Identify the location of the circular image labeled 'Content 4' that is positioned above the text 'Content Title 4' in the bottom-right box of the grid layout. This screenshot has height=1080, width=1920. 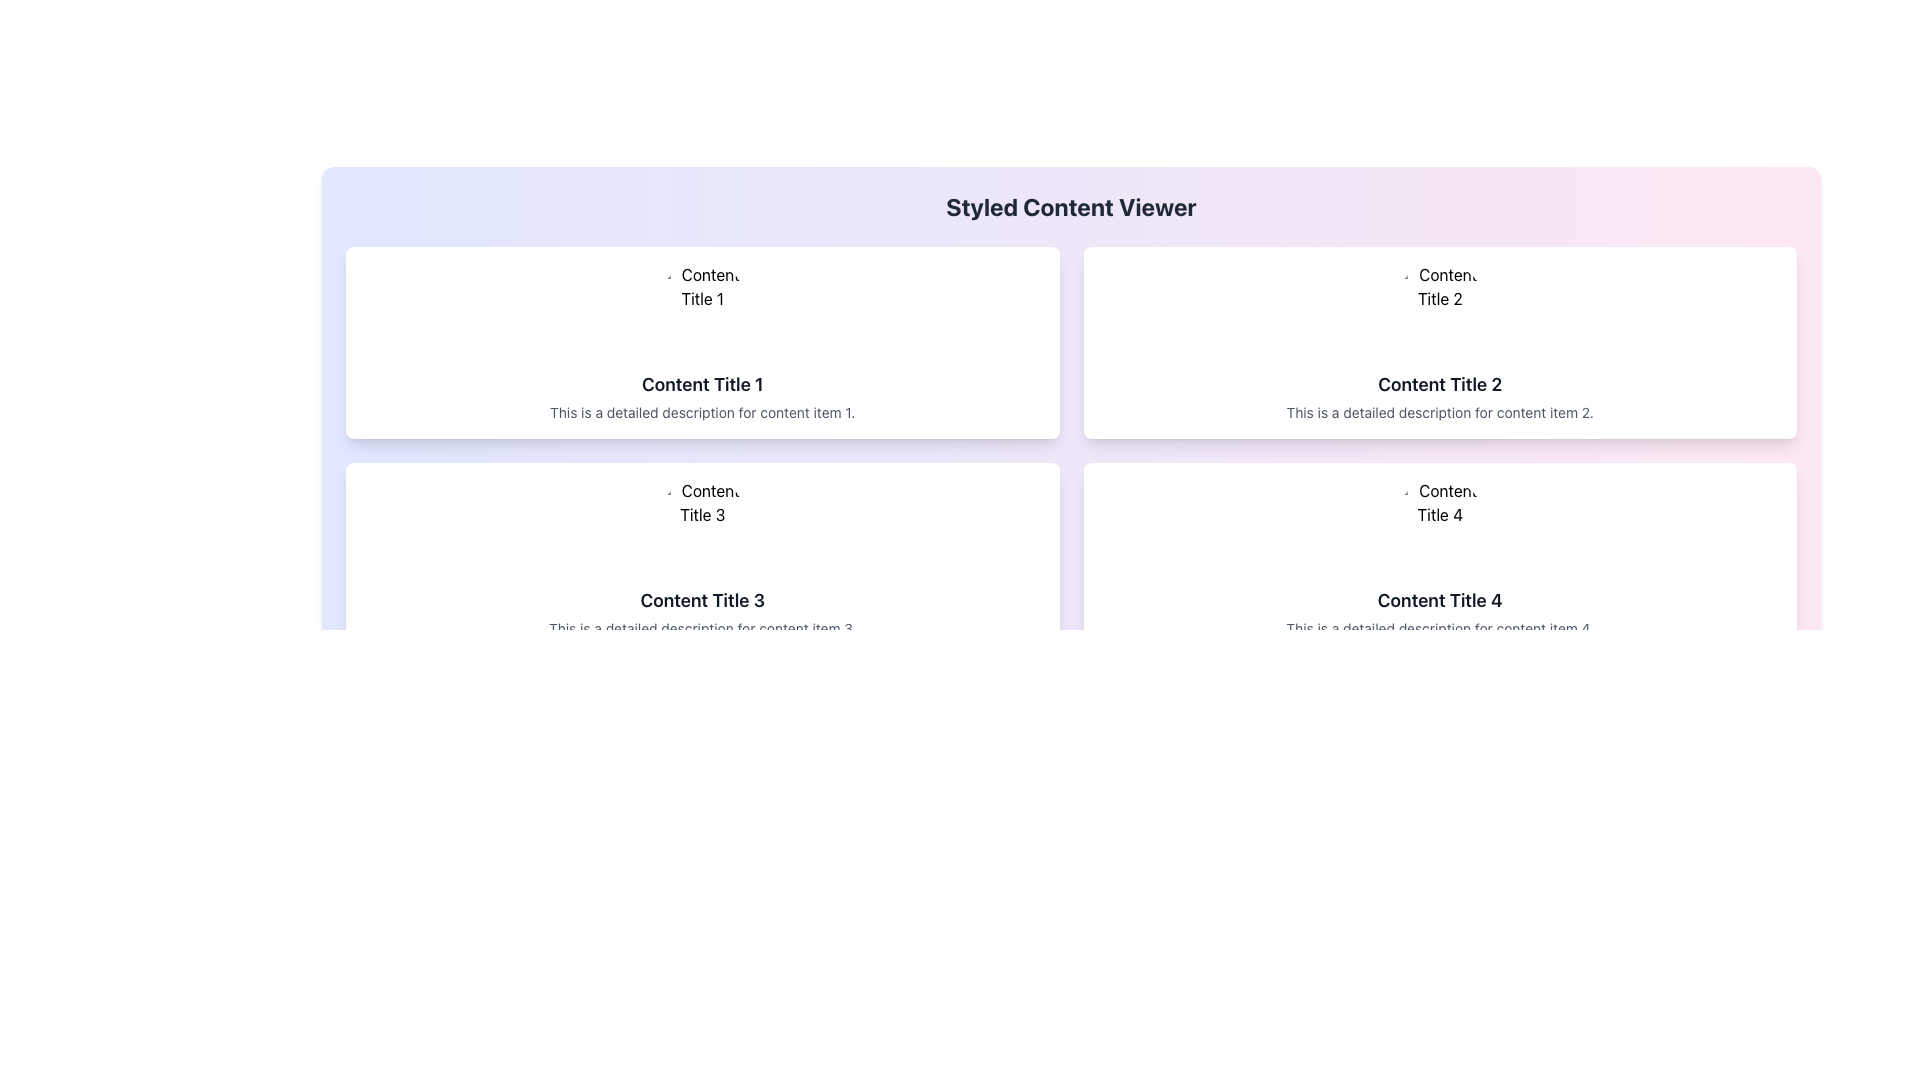
(1440, 526).